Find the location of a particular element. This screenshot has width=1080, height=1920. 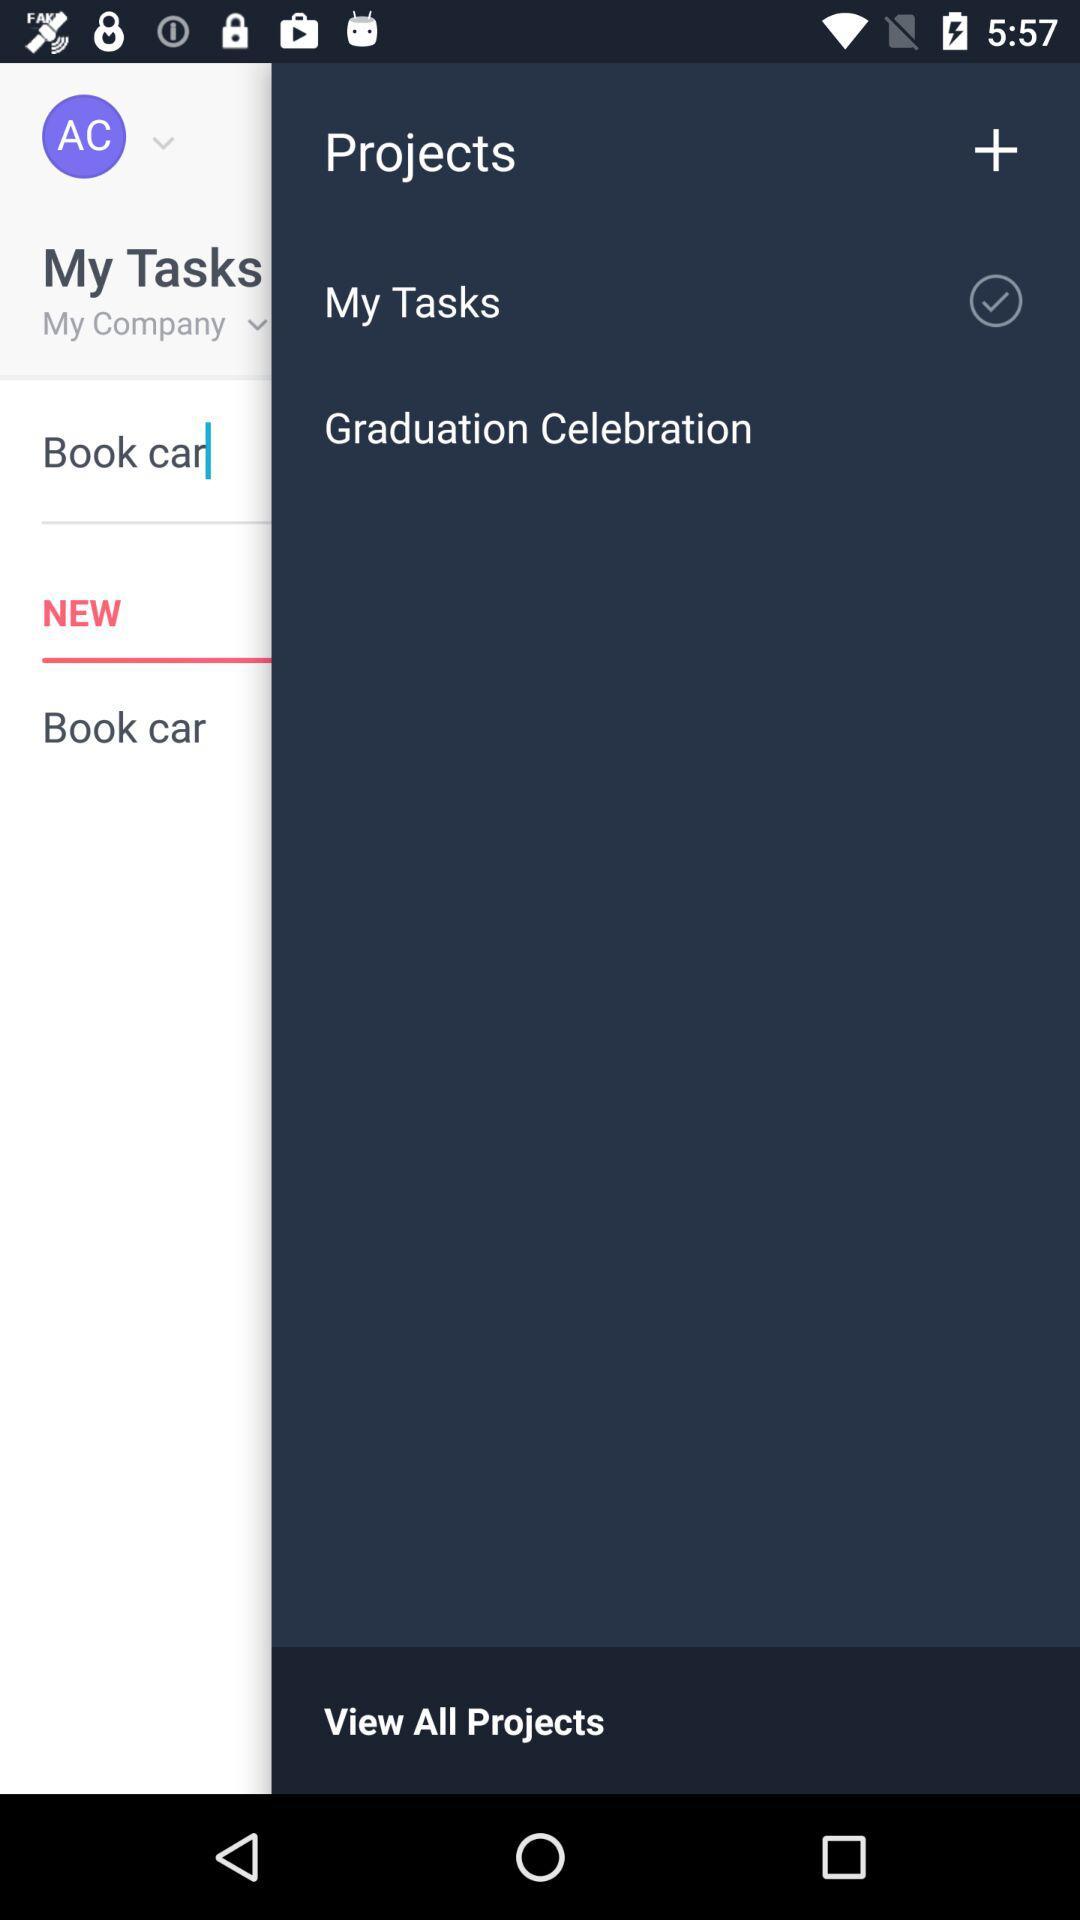

the check icon is located at coordinates (1006, 291).